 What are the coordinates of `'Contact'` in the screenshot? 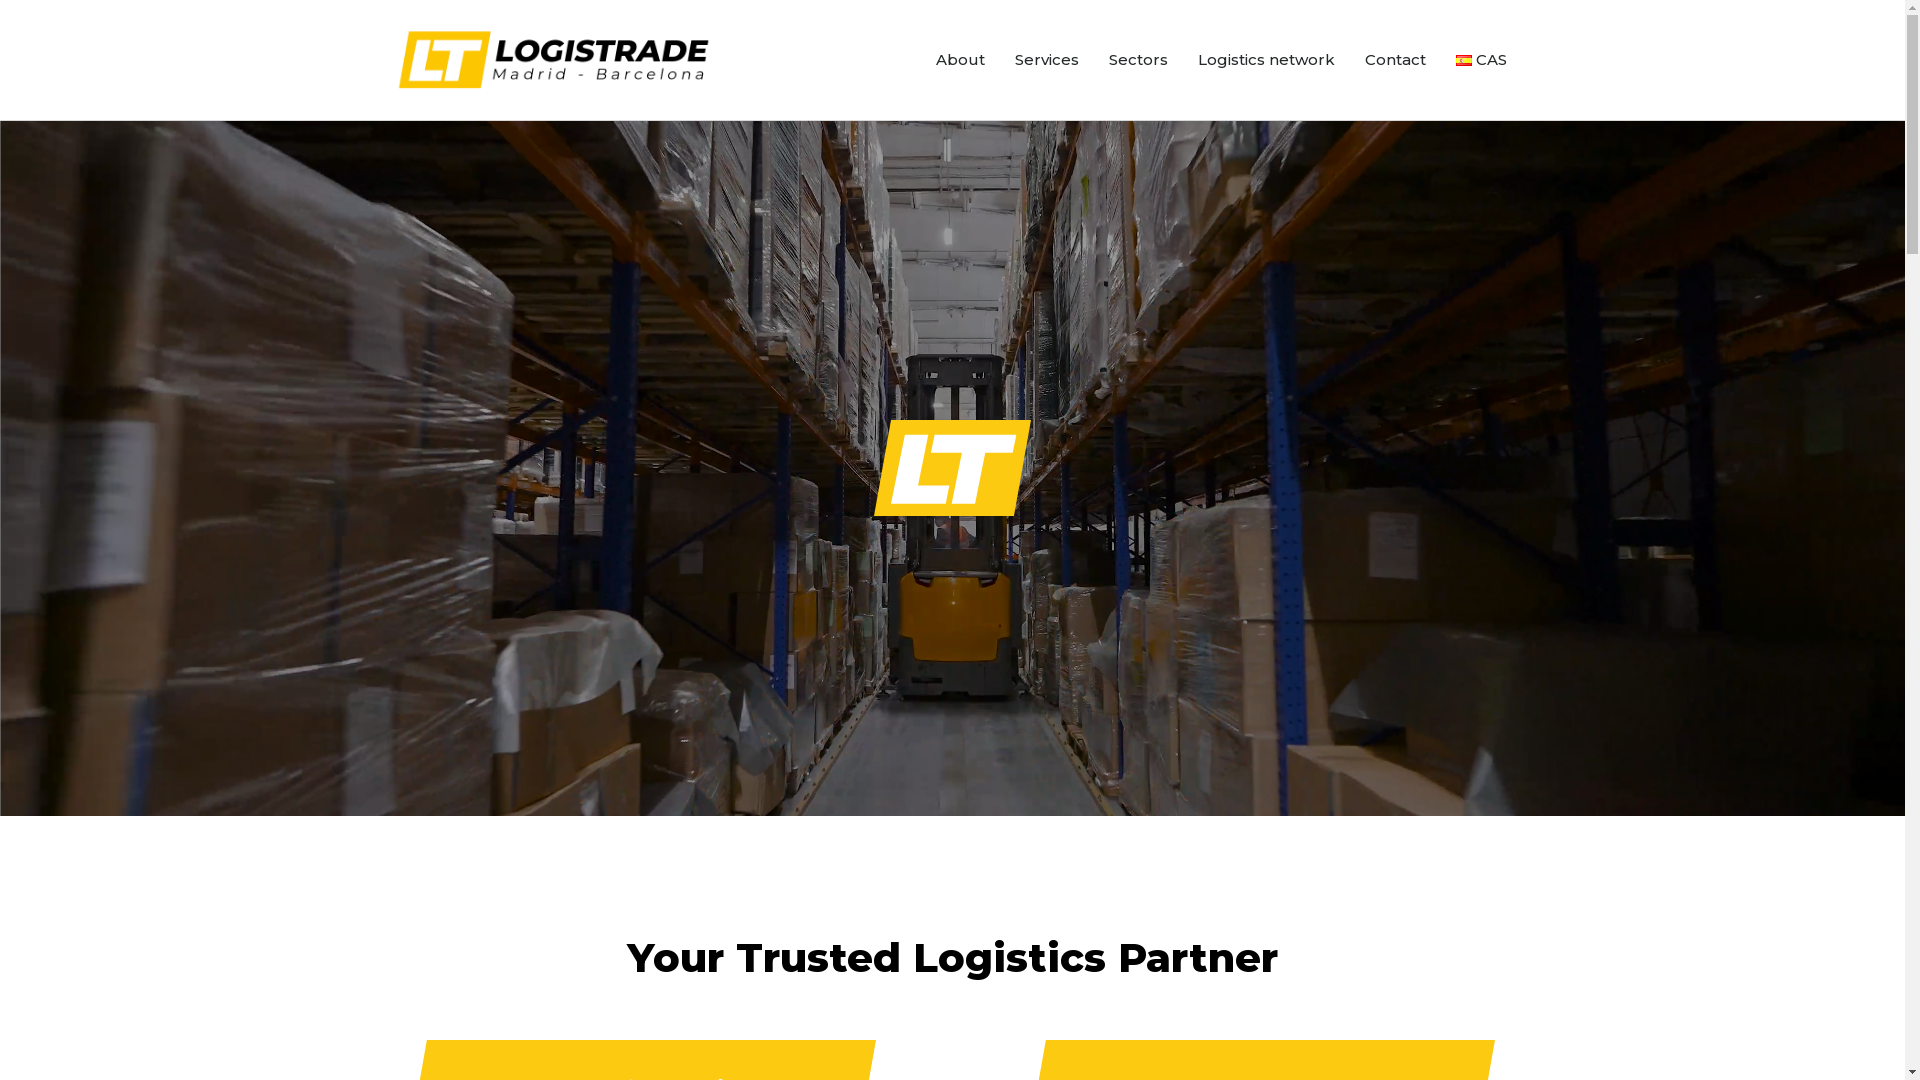 It's located at (1349, 59).